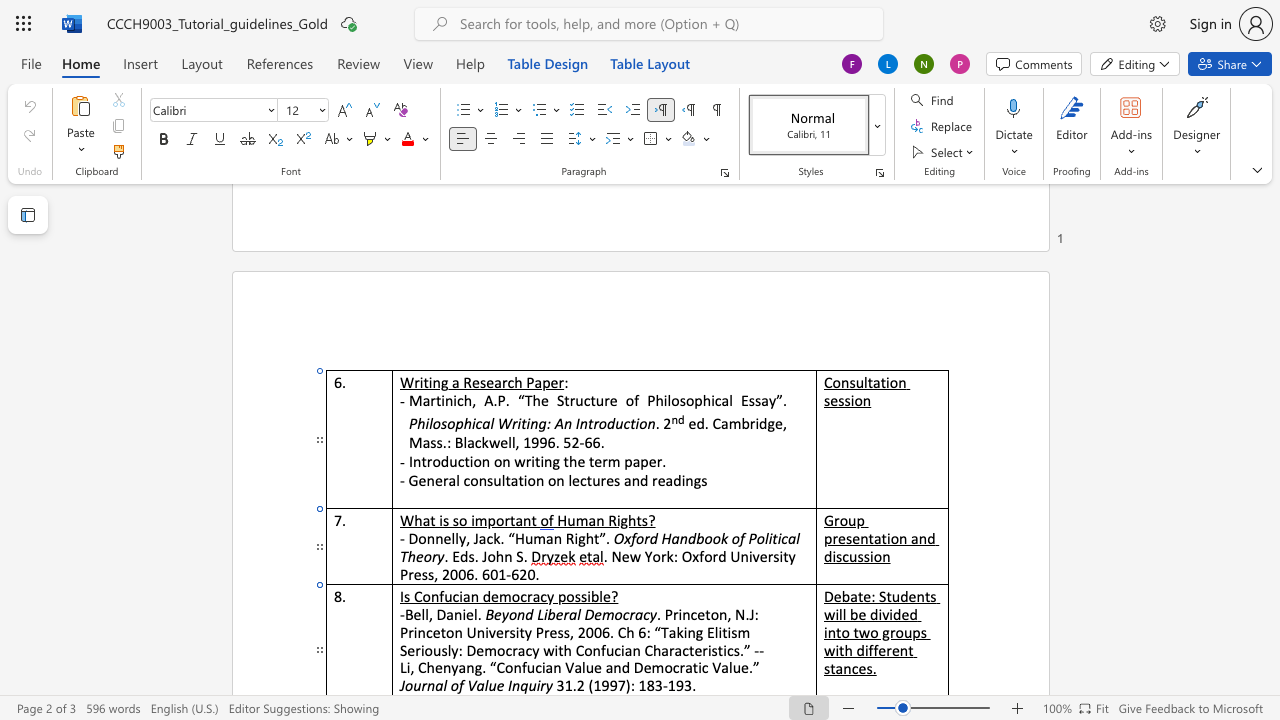  What do you see at coordinates (624, 684) in the screenshot?
I see `the space between the continuous character "7" and ")" in the text` at bounding box center [624, 684].